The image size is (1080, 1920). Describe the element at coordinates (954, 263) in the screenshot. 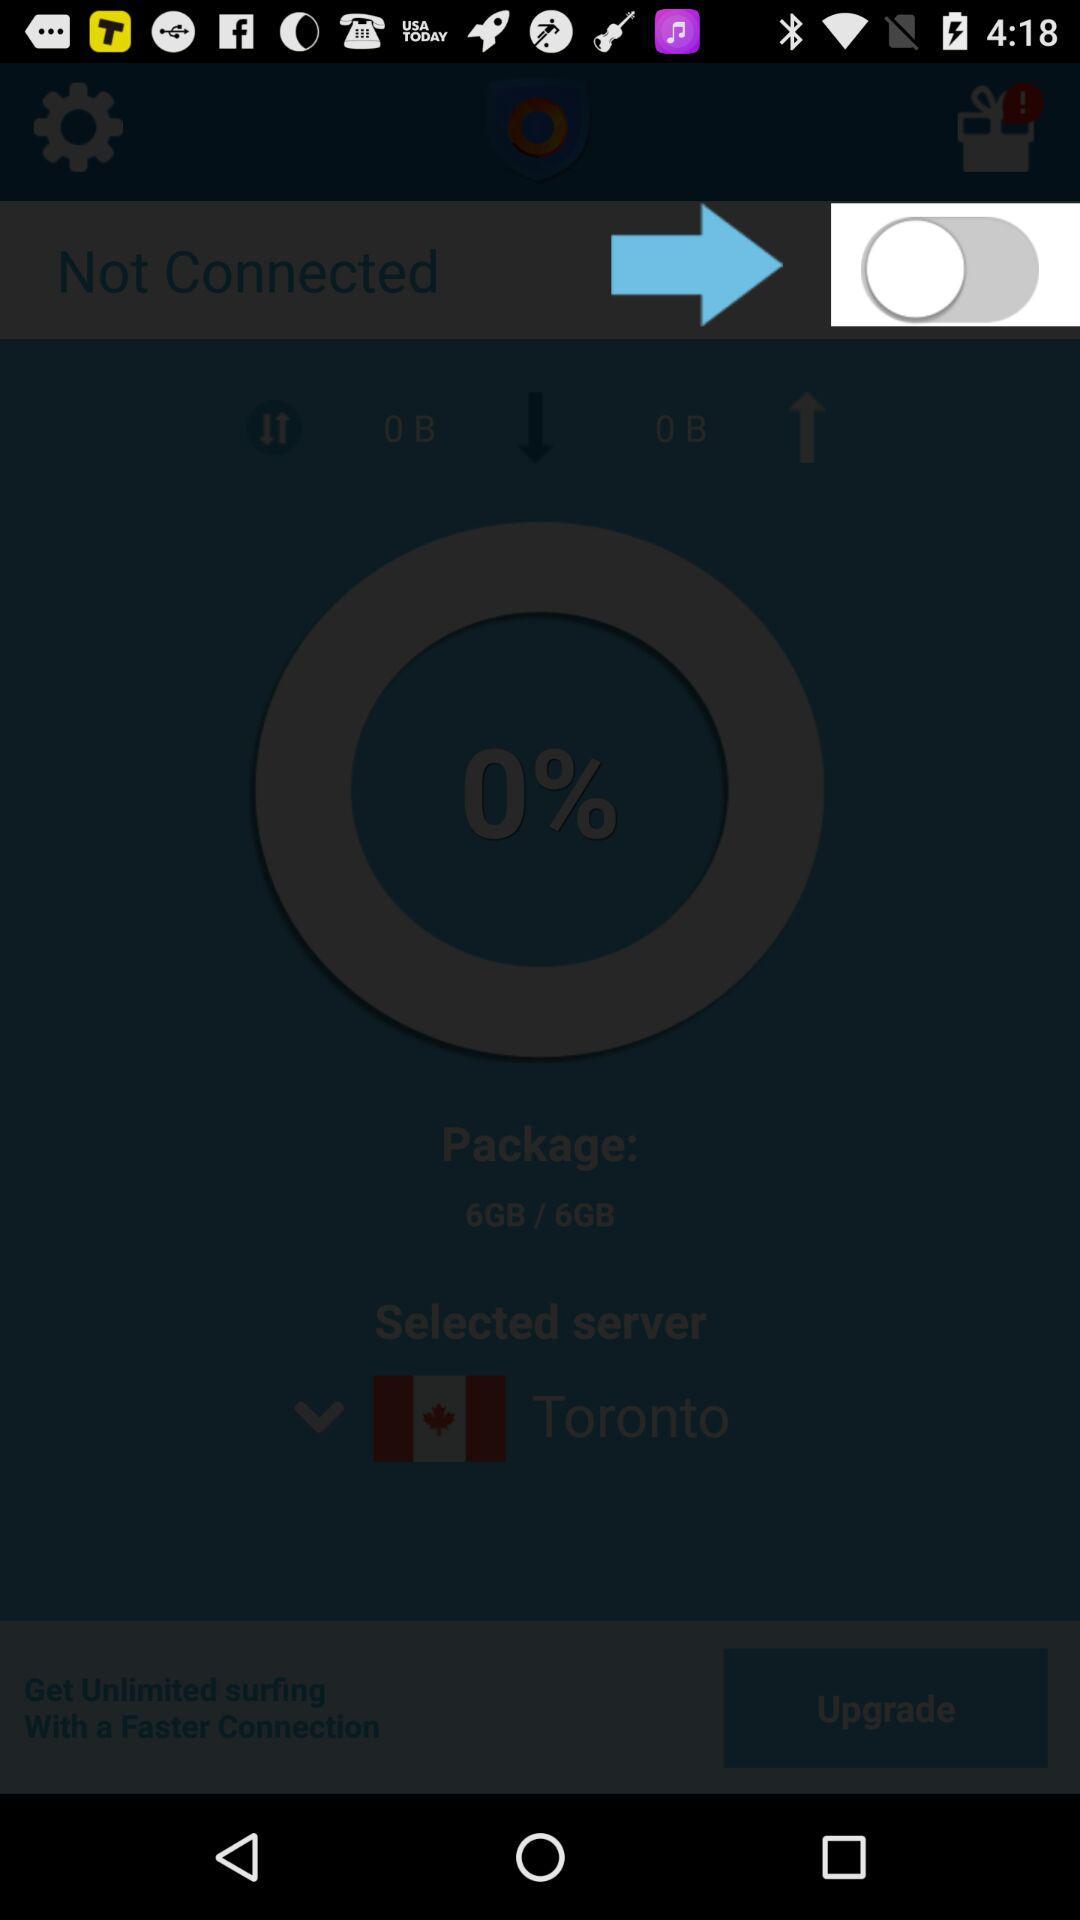

I see `connect to internet` at that location.